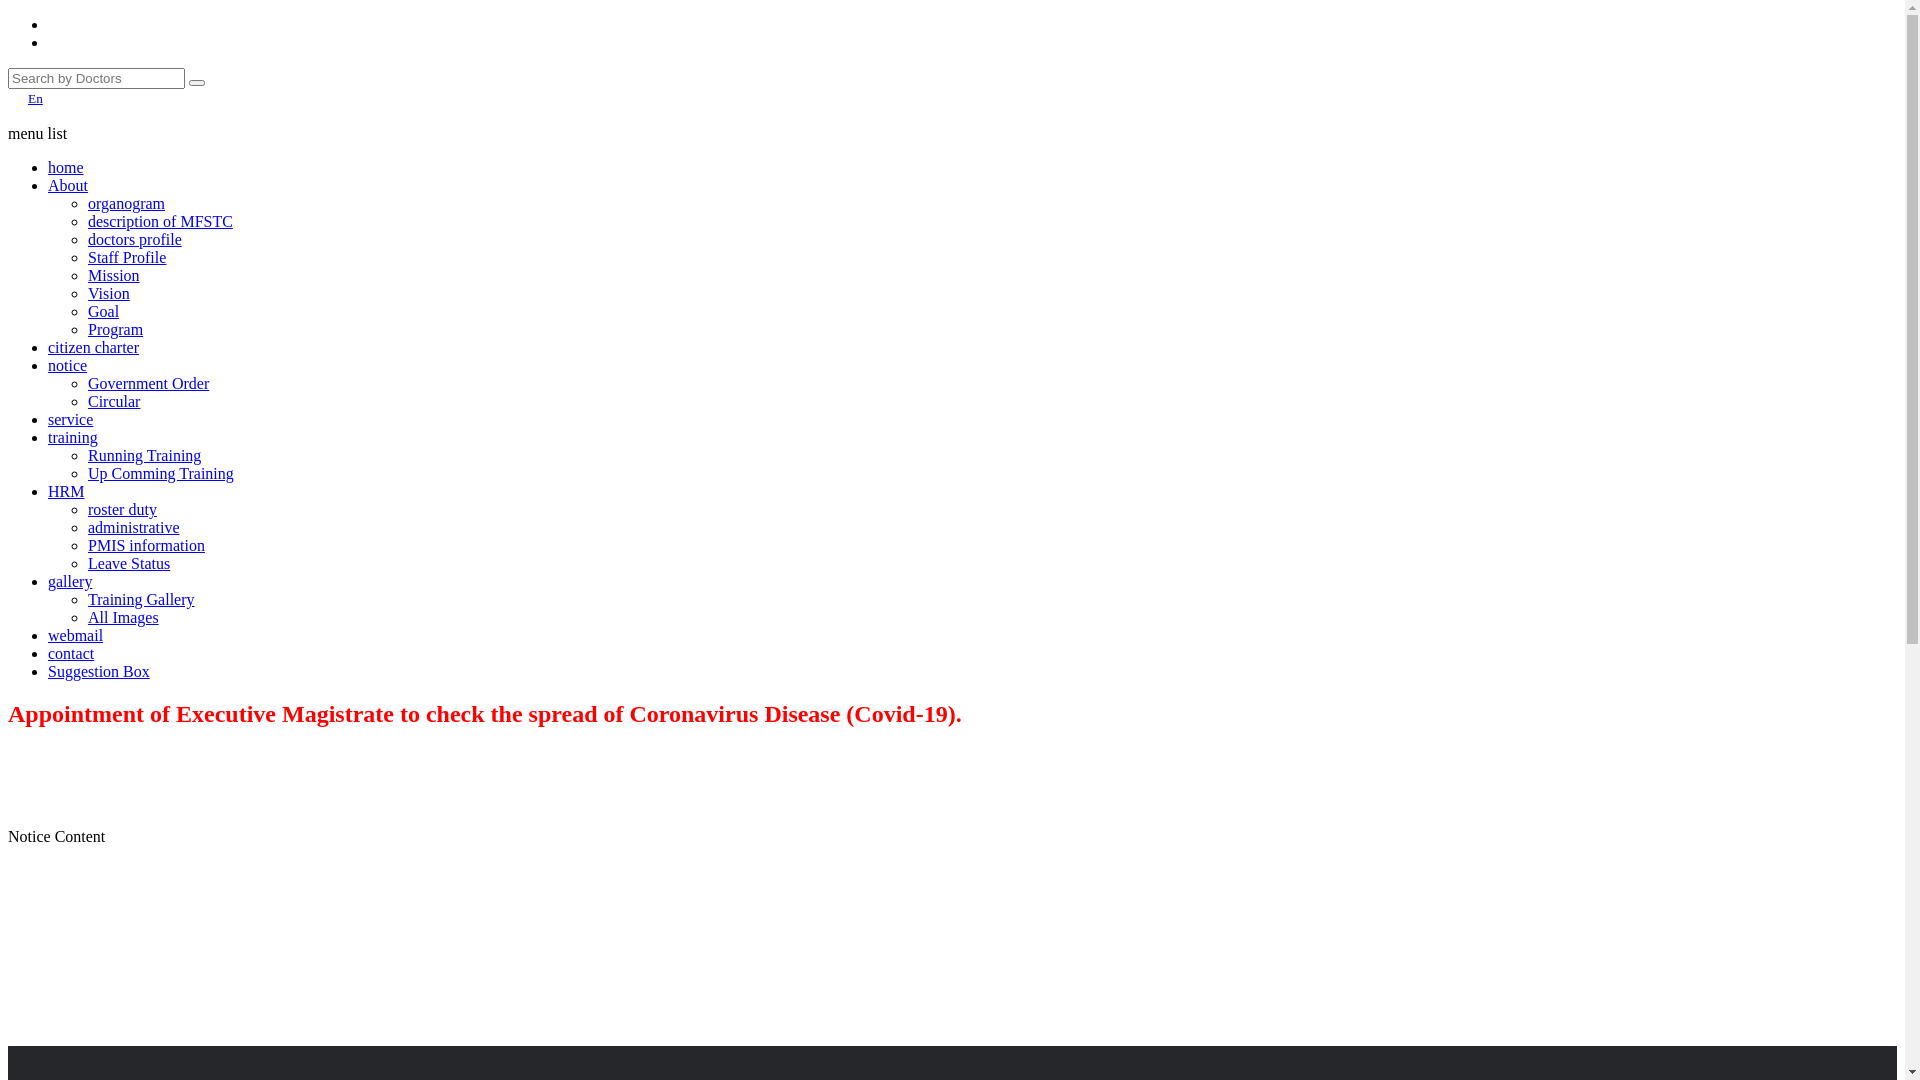 Image resolution: width=1920 pixels, height=1080 pixels. What do you see at coordinates (113, 401) in the screenshot?
I see `'Circular'` at bounding box center [113, 401].